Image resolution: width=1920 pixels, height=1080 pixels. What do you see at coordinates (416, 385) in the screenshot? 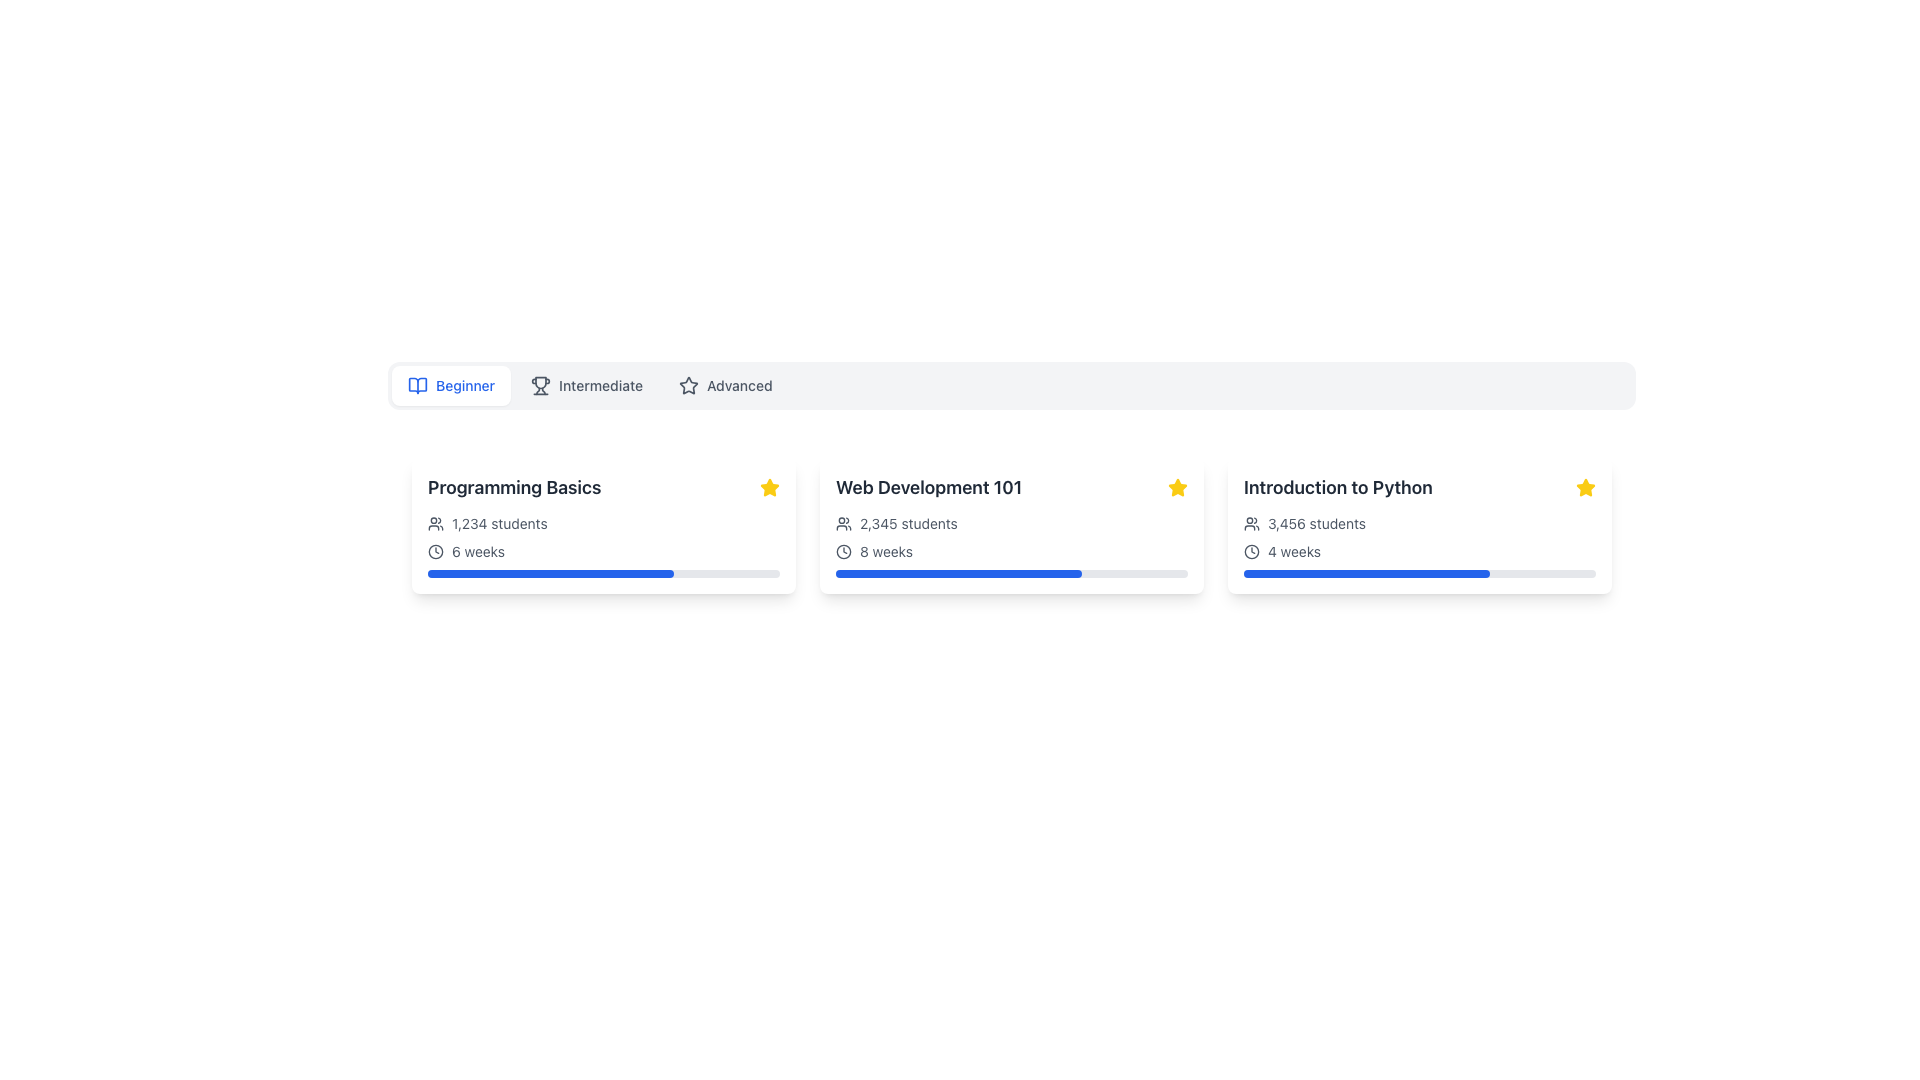
I see `the 'Beginner' category icon located at the beginning of the tab-style navigation bar, positioned directly before the 'Beginner' text` at bounding box center [416, 385].